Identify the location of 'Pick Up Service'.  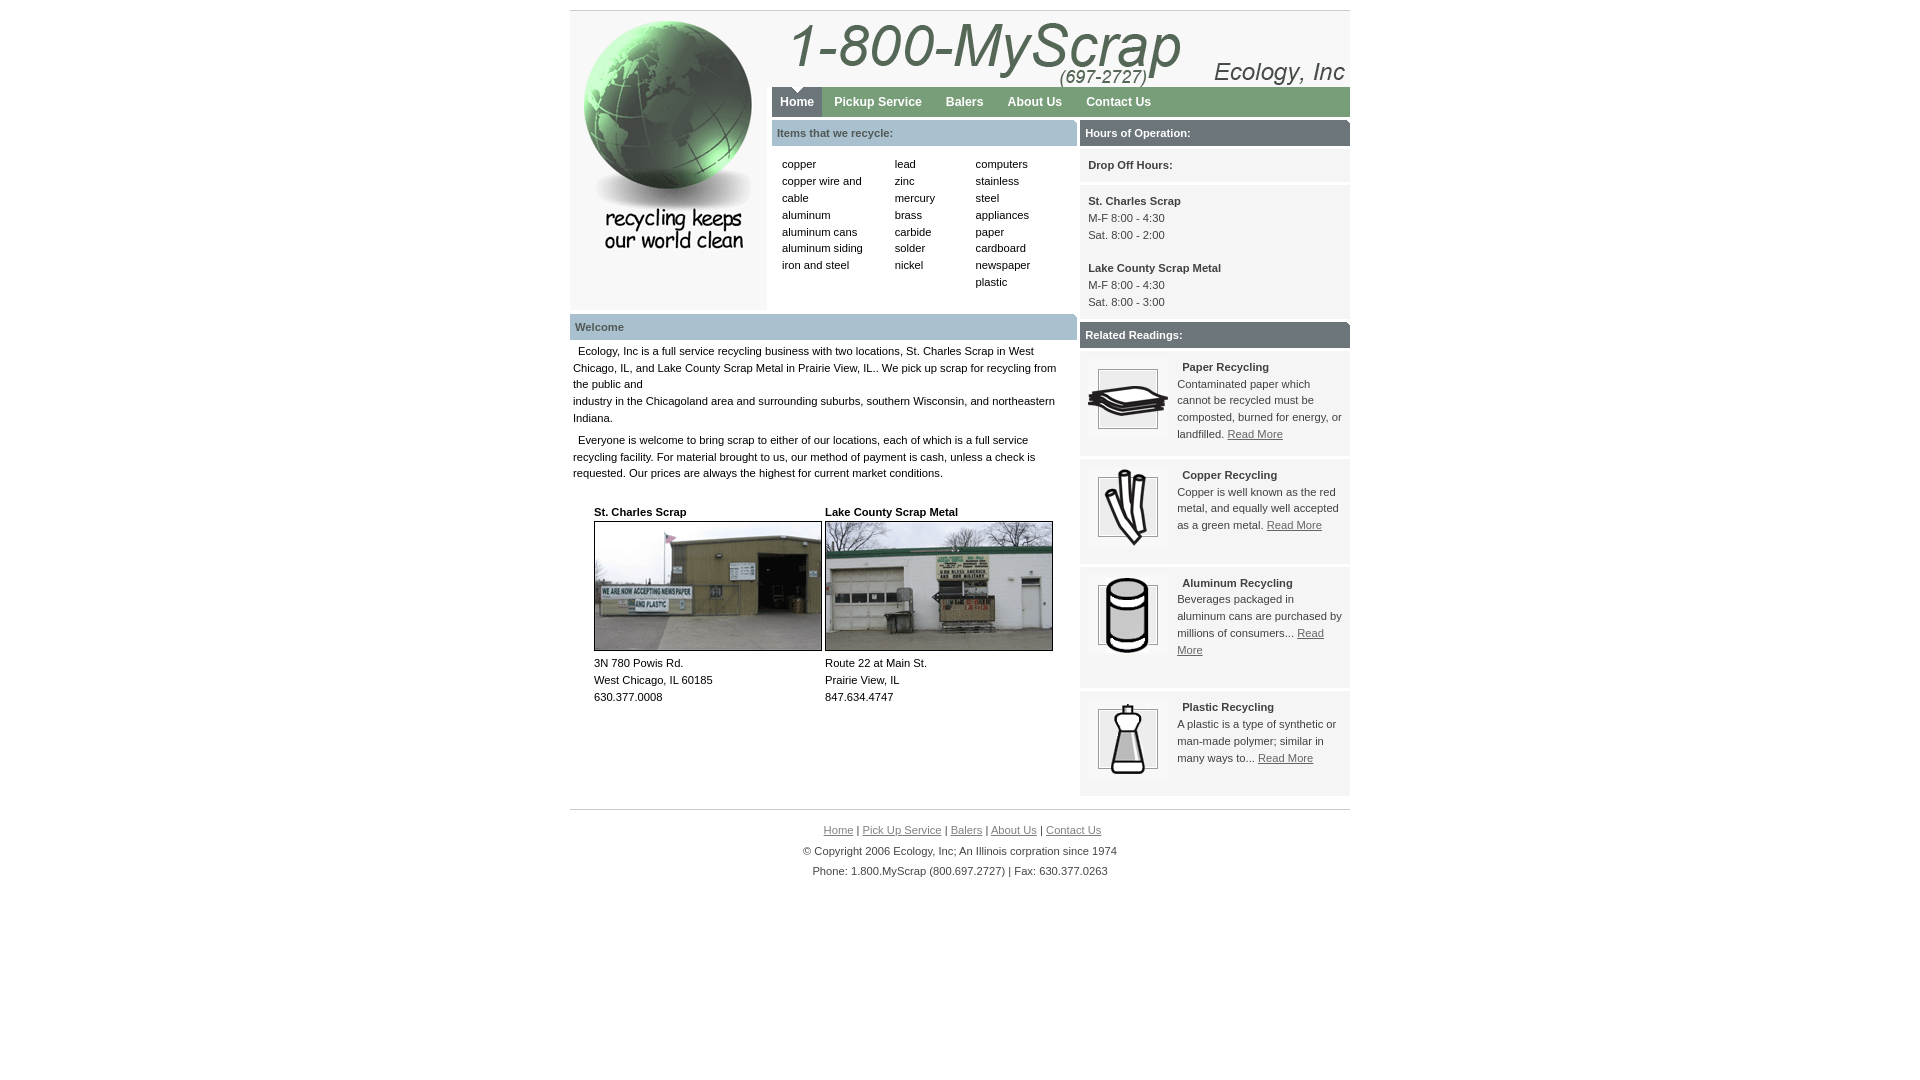
(901, 829).